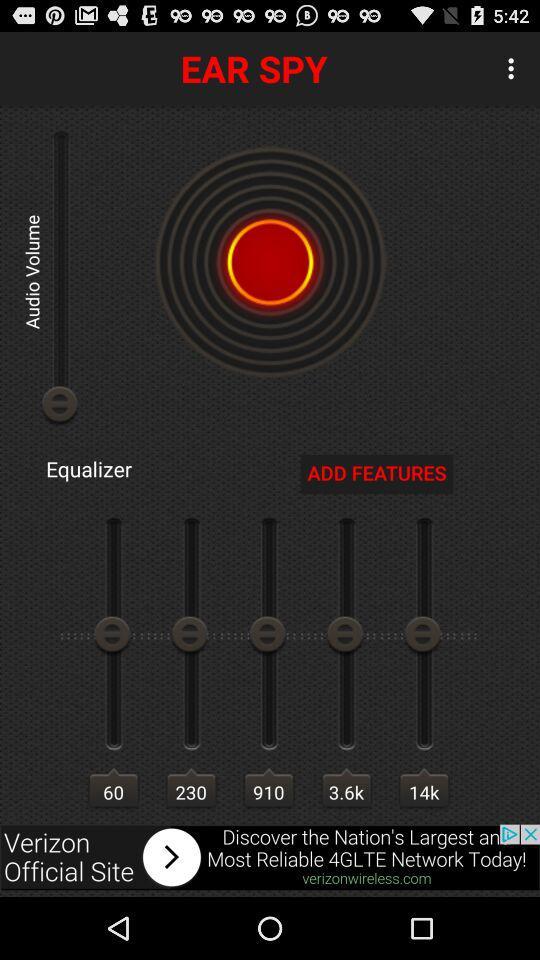  What do you see at coordinates (270, 856) in the screenshot?
I see `clickable verizon advertisement` at bounding box center [270, 856].